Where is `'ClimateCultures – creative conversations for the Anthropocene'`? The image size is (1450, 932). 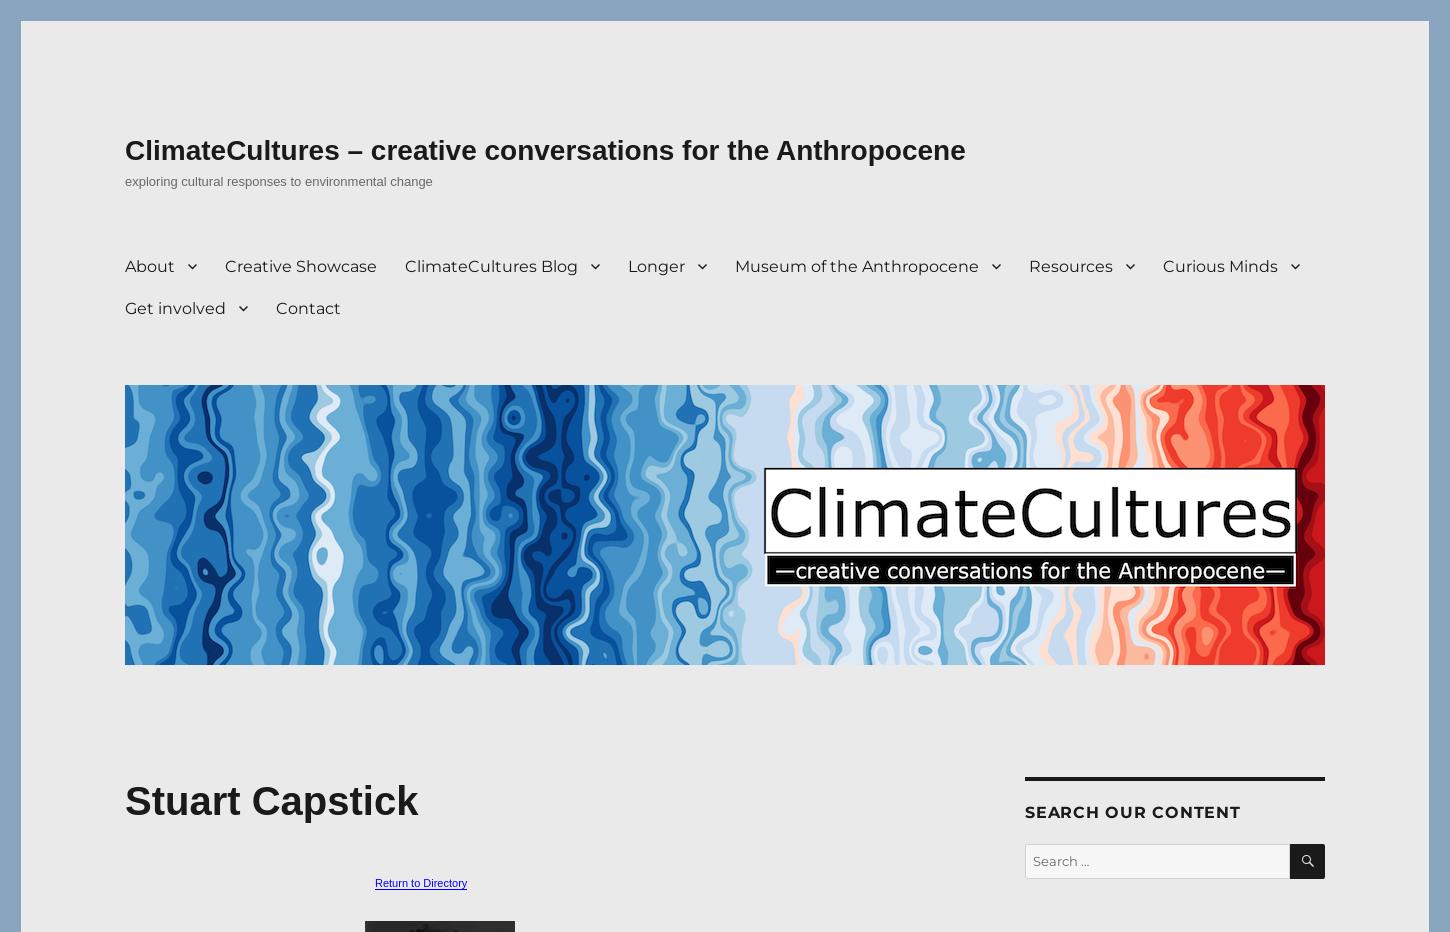
'ClimateCultures – creative conversations for the Anthropocene' is located at coordinates (545, 149).